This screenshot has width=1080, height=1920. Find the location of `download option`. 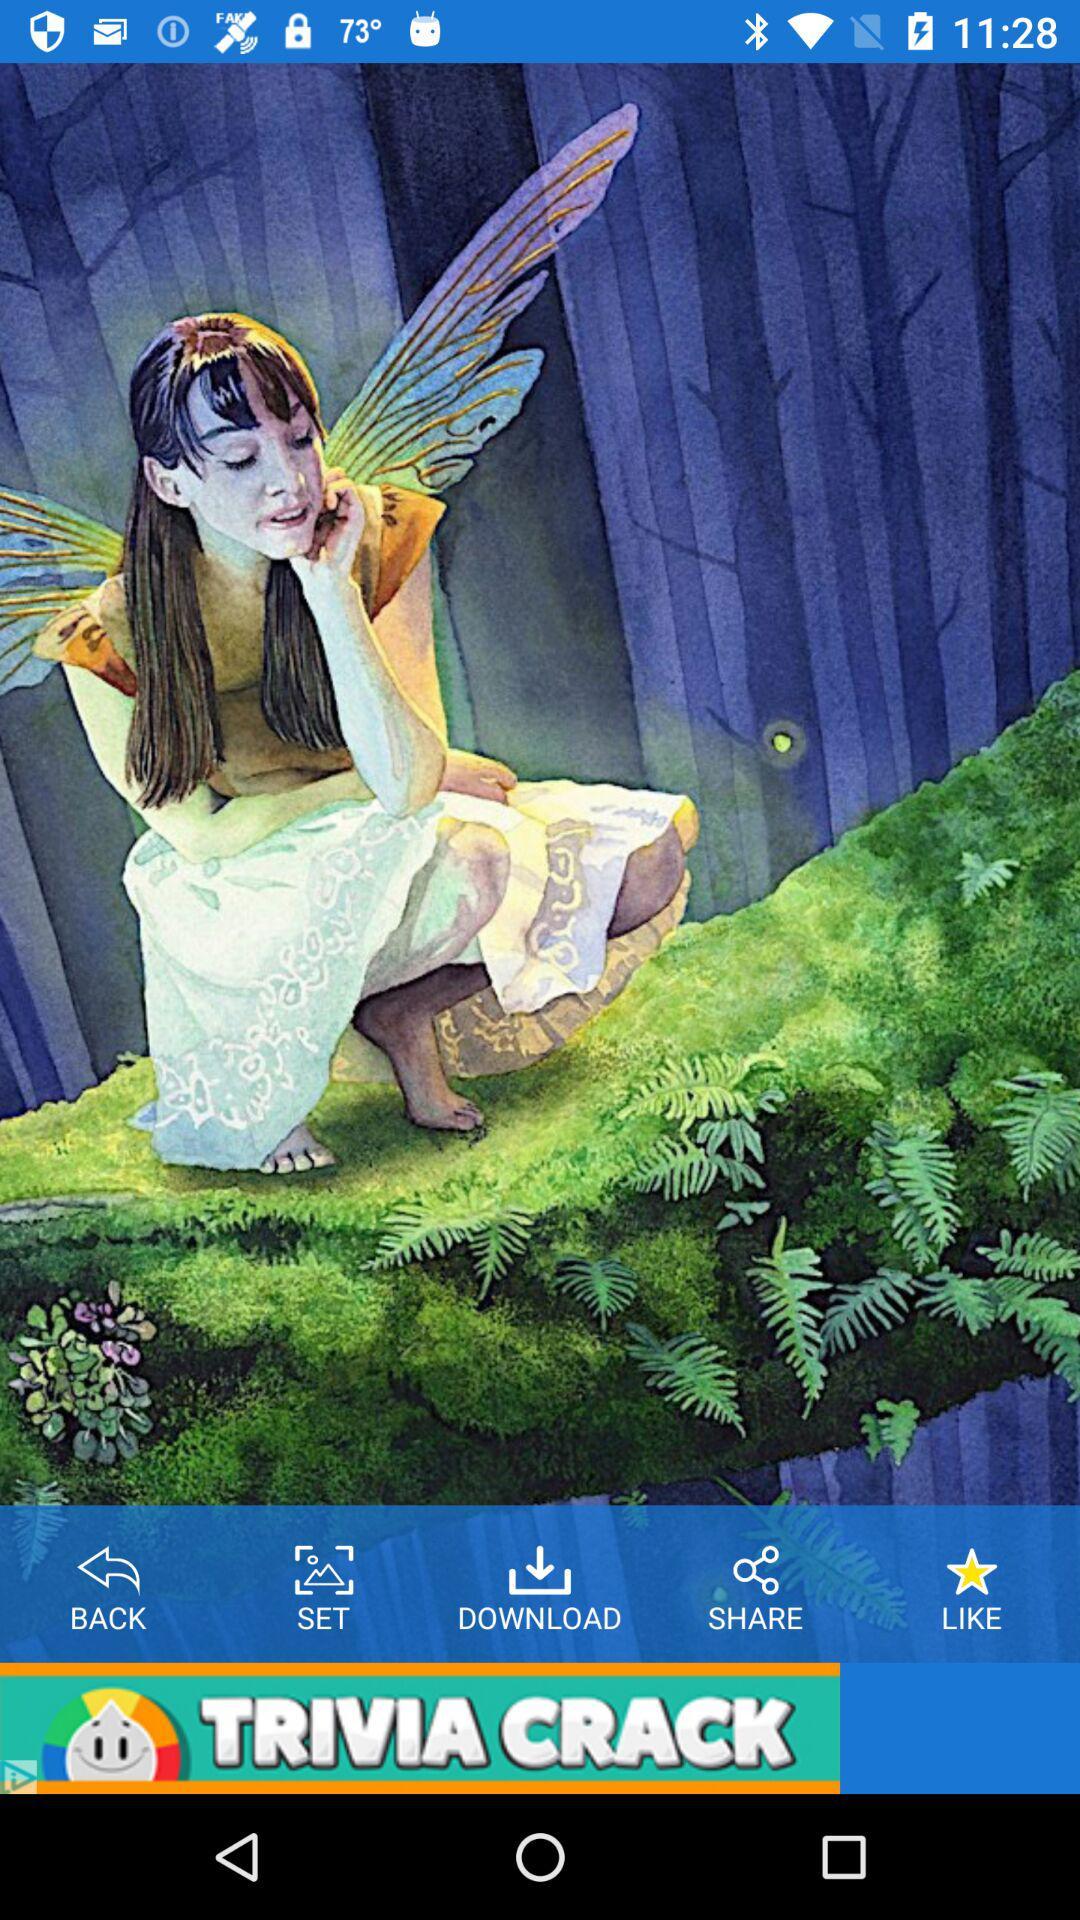

download option is located at coordinates (540, 1562).